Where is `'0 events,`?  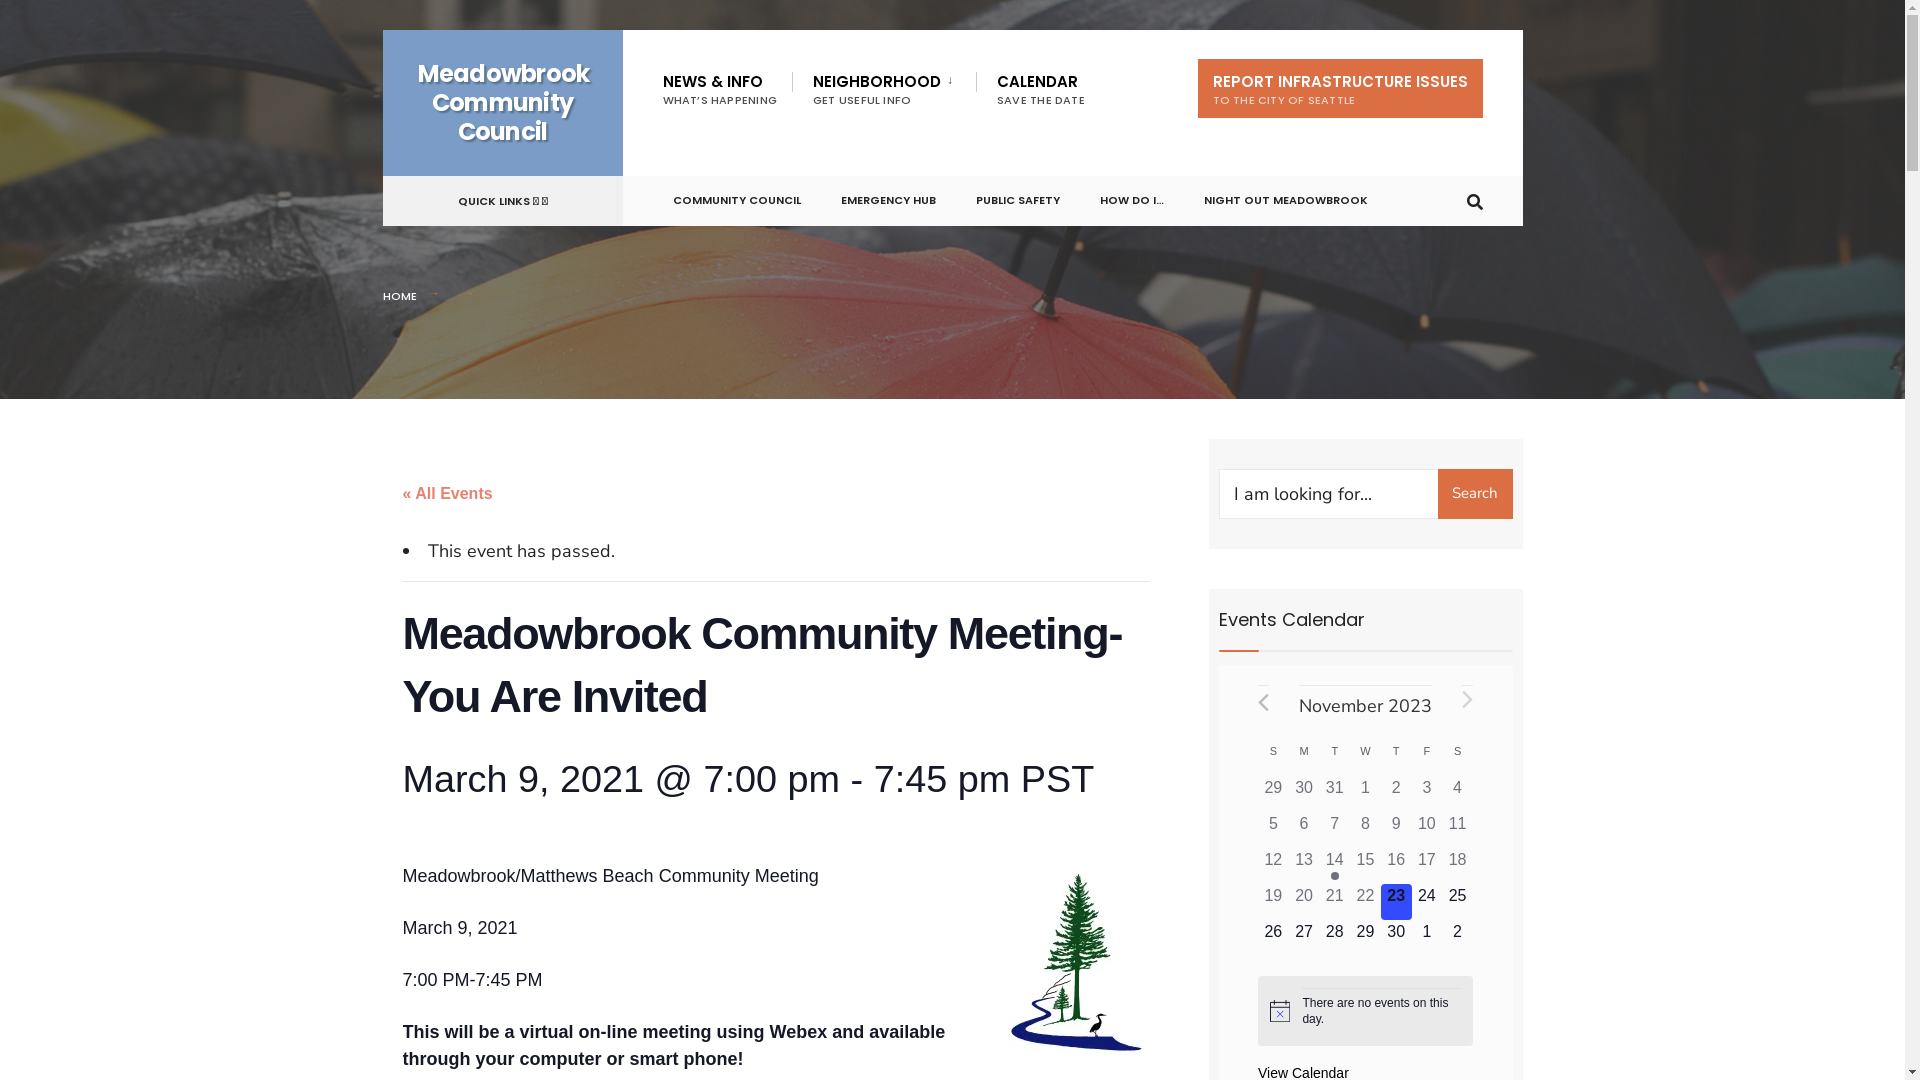 '0 events, is located at coordinates (1426, 865).